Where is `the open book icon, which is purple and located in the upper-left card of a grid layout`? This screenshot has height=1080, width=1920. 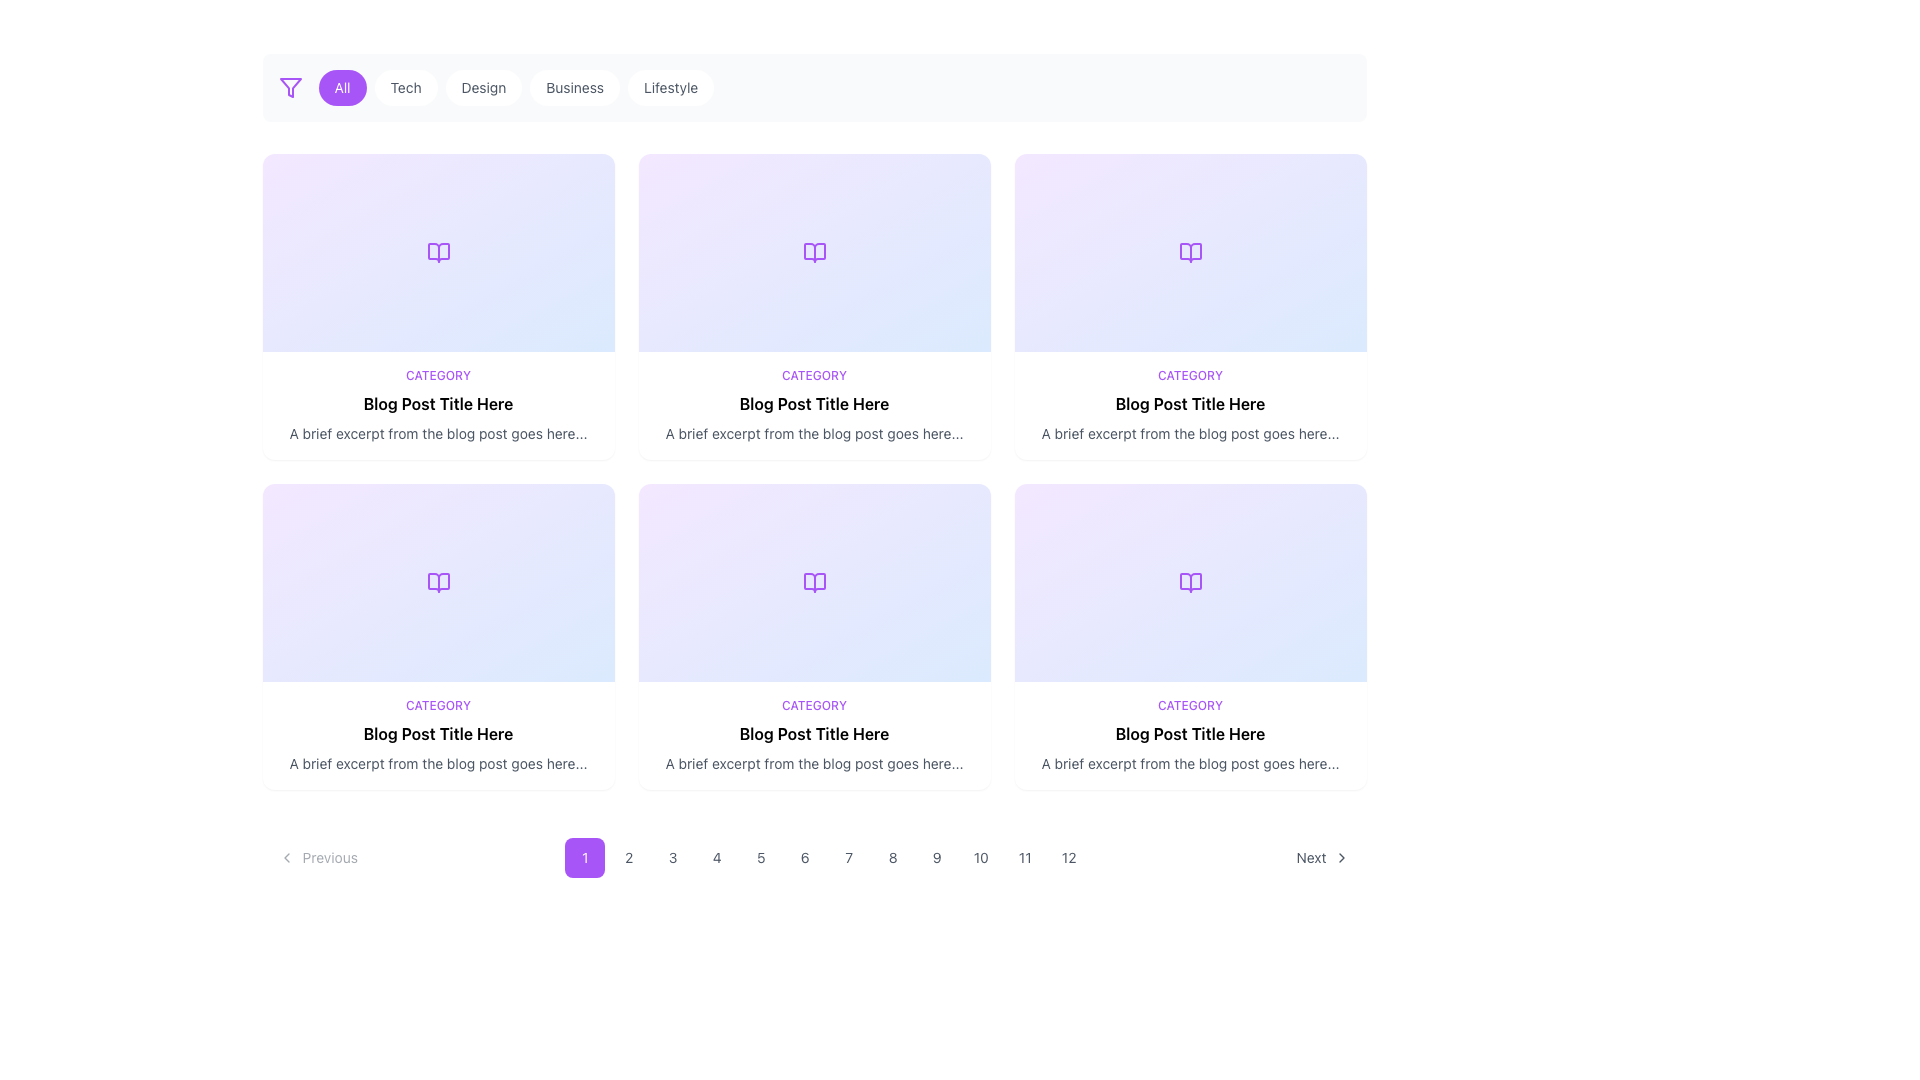
the open book icon, which is purple and located in the upper-left card of a grid layout is located at coordinates (437, 252).